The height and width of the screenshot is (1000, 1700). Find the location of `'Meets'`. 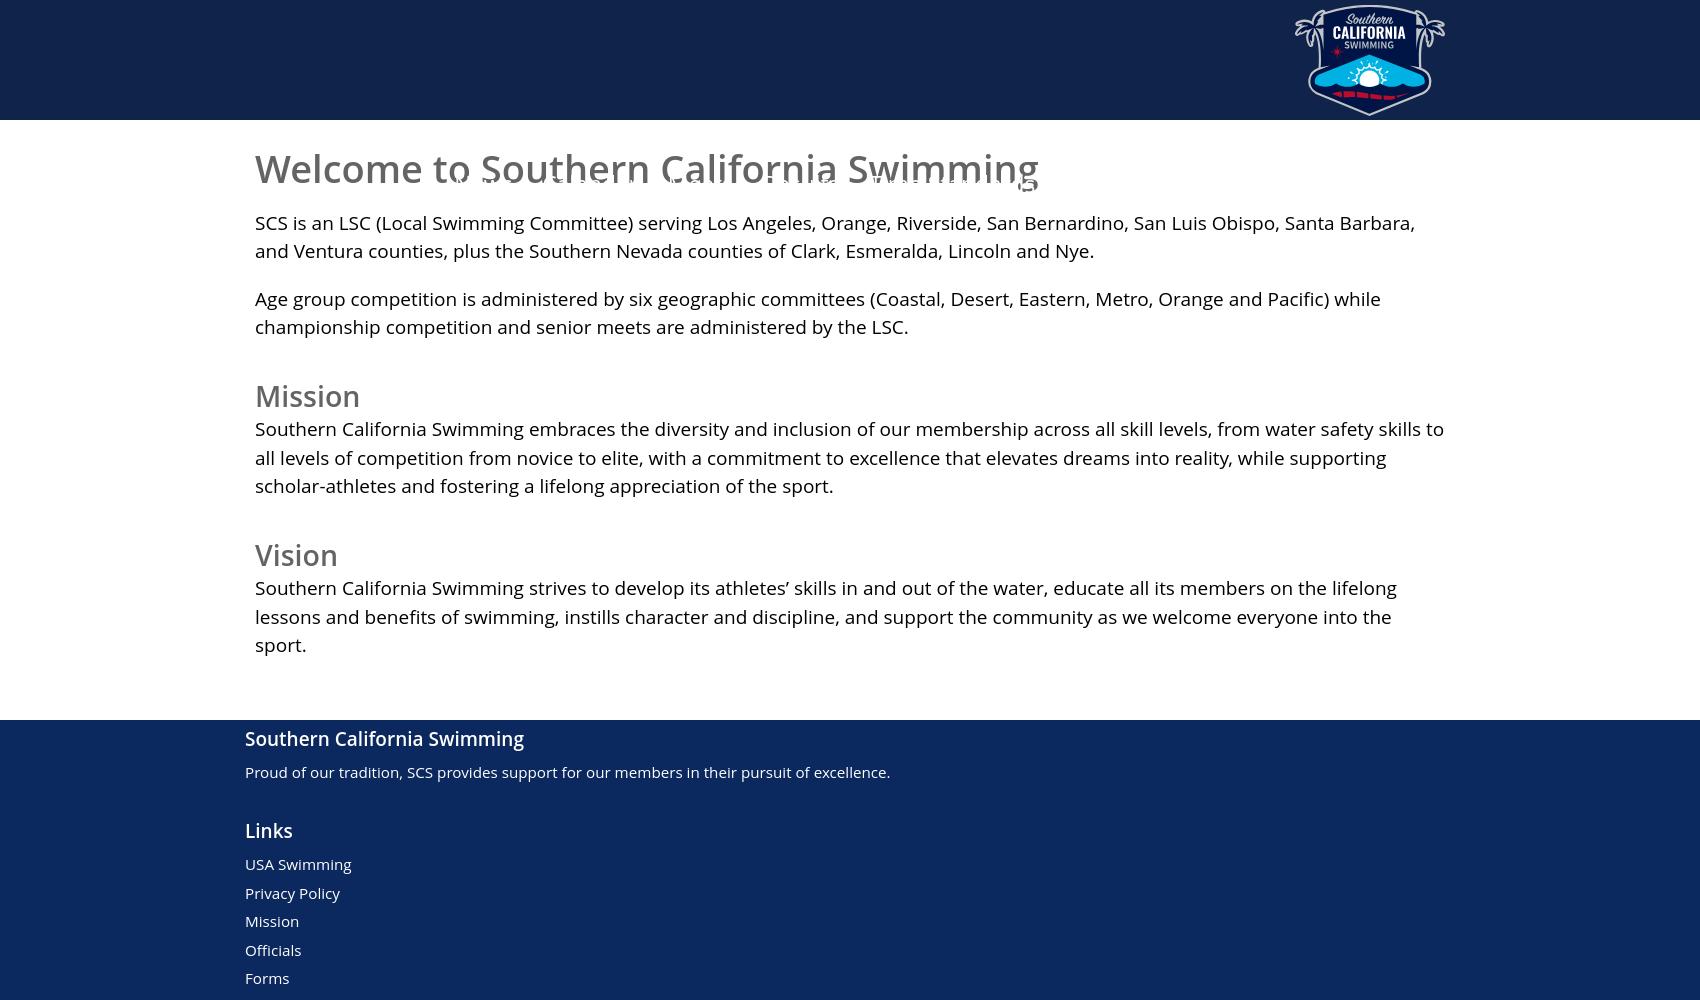

'Meets' is located at coordinates (699, 183).